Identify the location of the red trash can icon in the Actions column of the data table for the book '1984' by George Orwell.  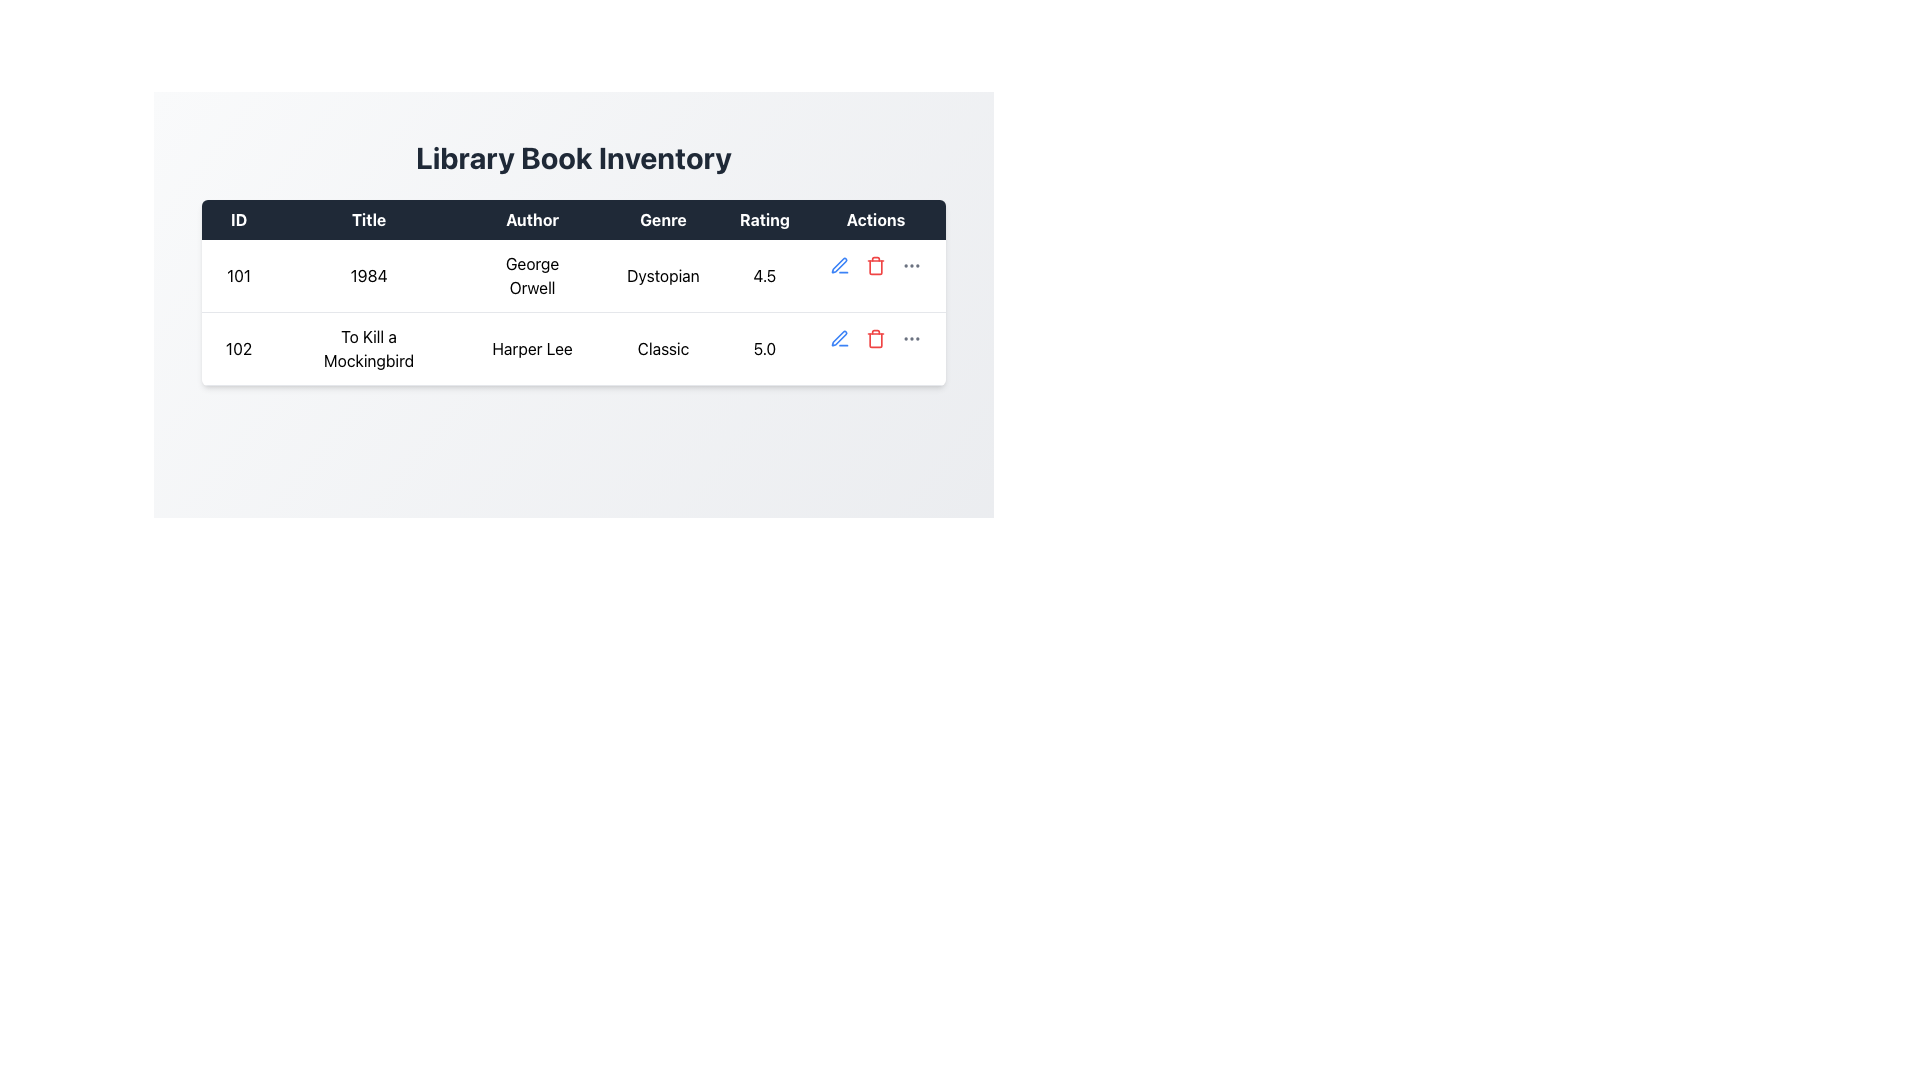
(875, 262).